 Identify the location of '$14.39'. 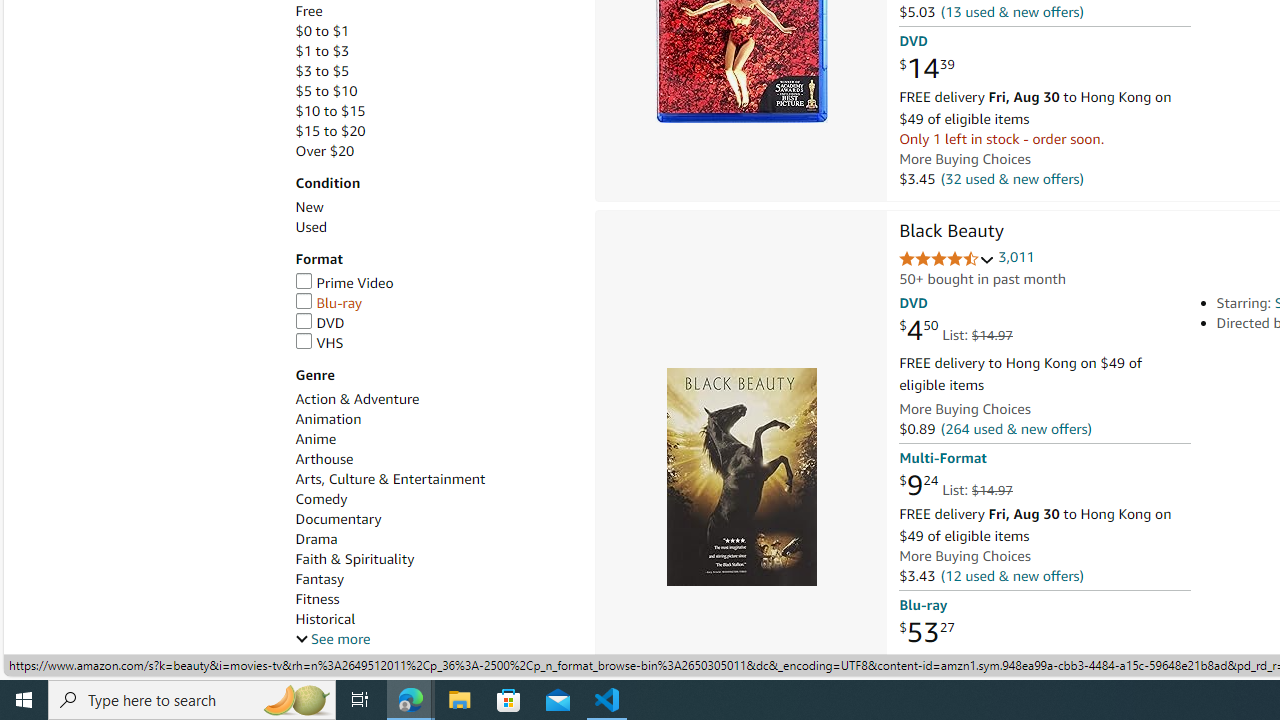
(925, 68).